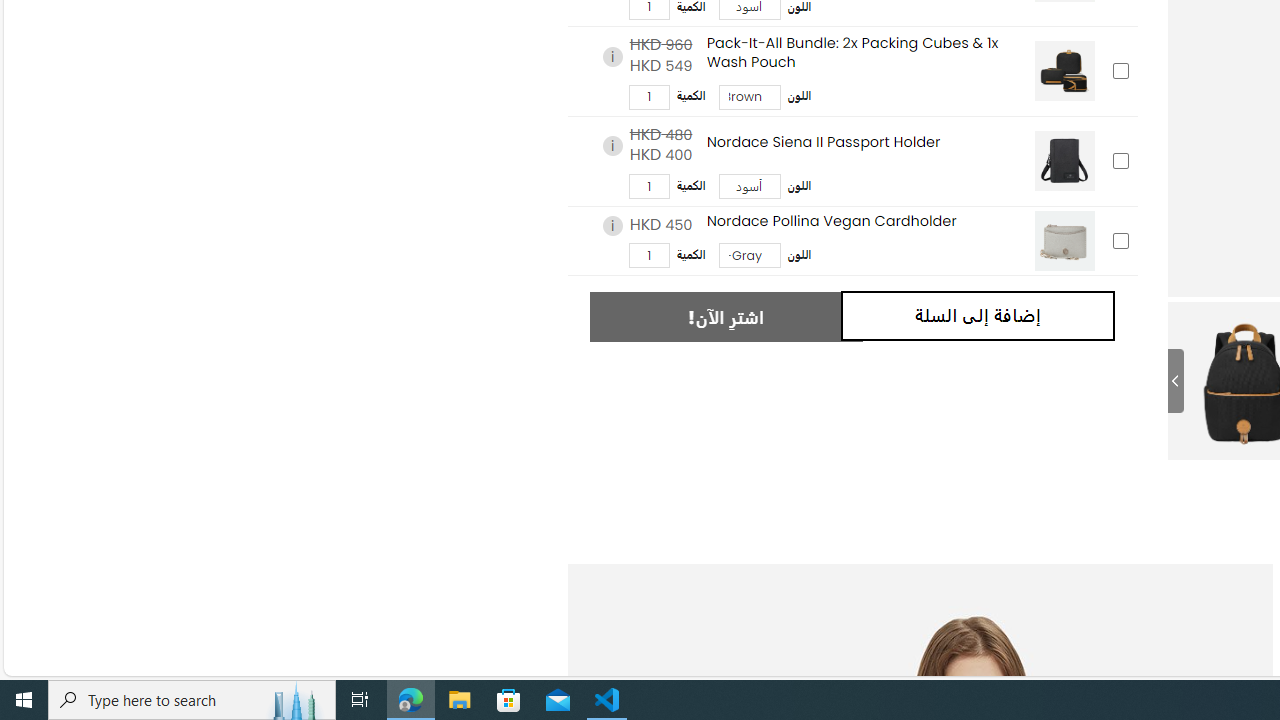  What do you see at coordinates (648, 255) in the screenshot?
I see `'Class: upsell-v2-product-upsell-variable-product-qty-select'` at bounding box center [648, 255].